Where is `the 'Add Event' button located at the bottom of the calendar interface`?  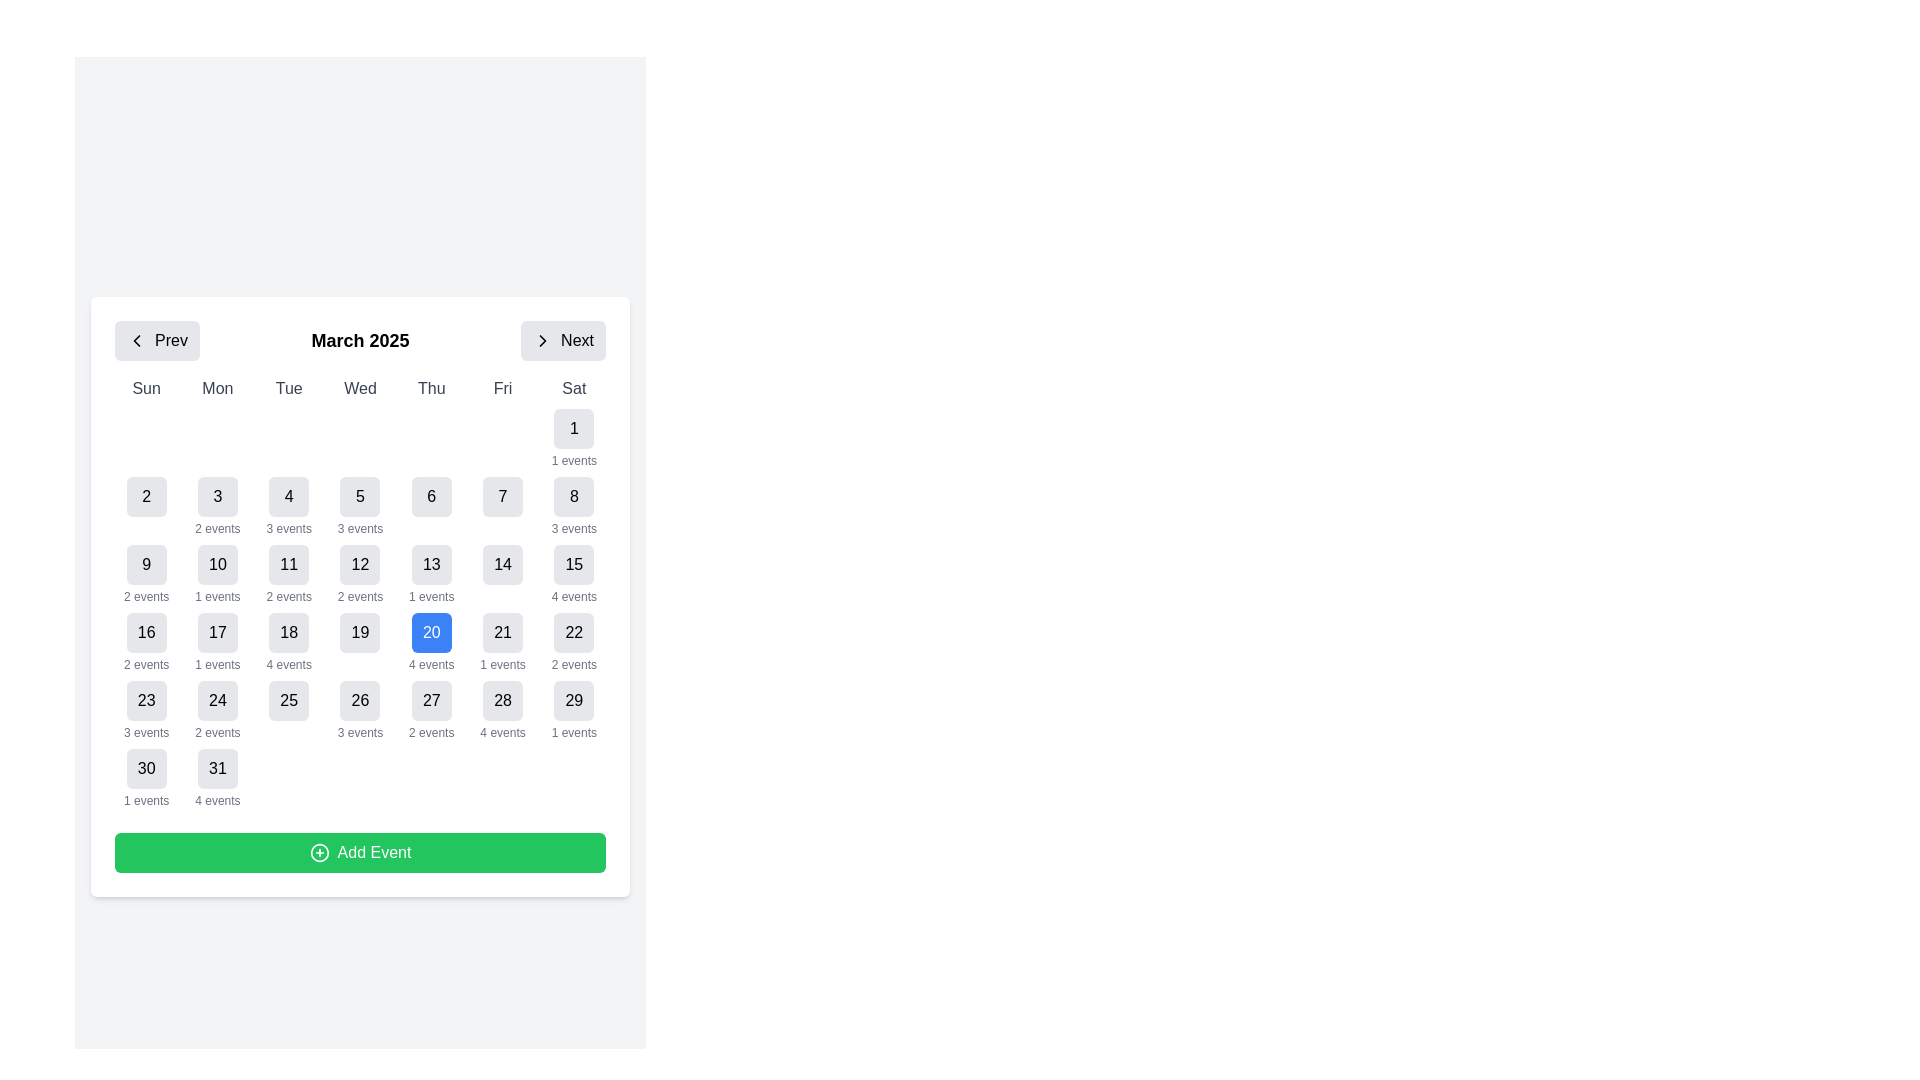 the 'Add Event' button located at the bottom of the calendar interface is located at coordinates (360, 852).